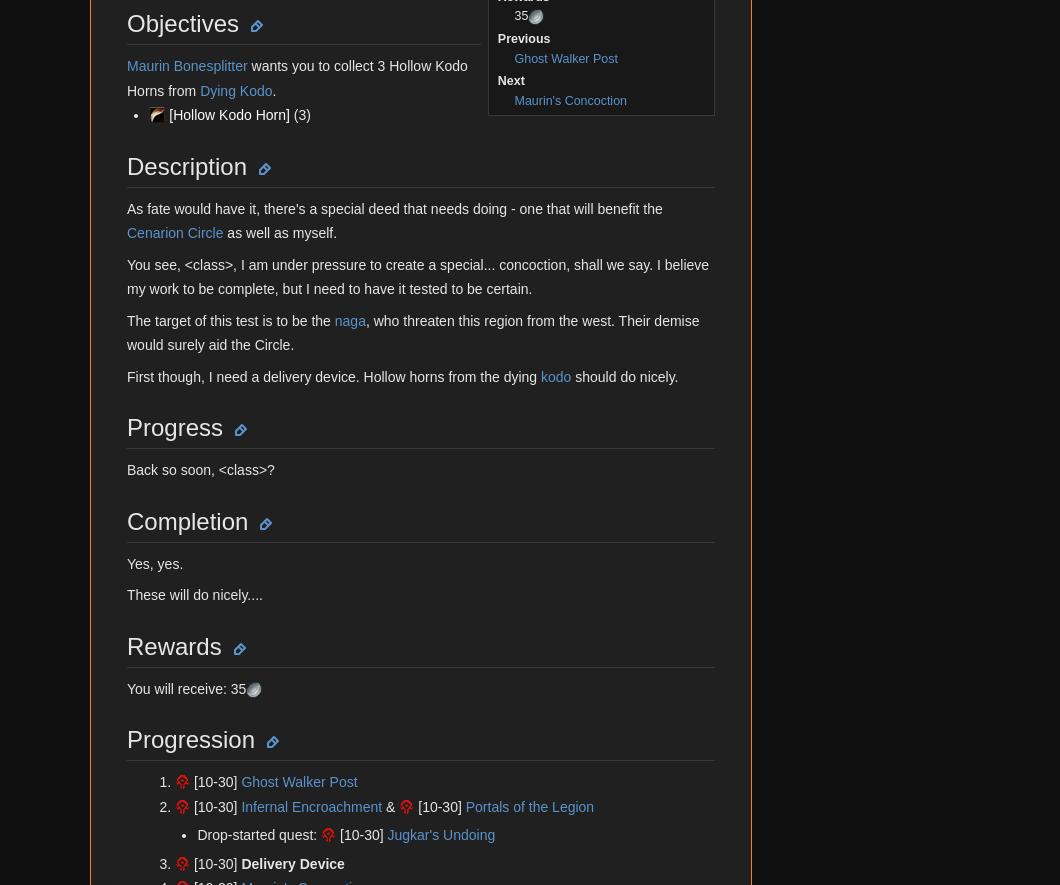 Image resolution: width=1060 pixels, height=885 pixels. I want to click on 'Community', so click(83, 571).